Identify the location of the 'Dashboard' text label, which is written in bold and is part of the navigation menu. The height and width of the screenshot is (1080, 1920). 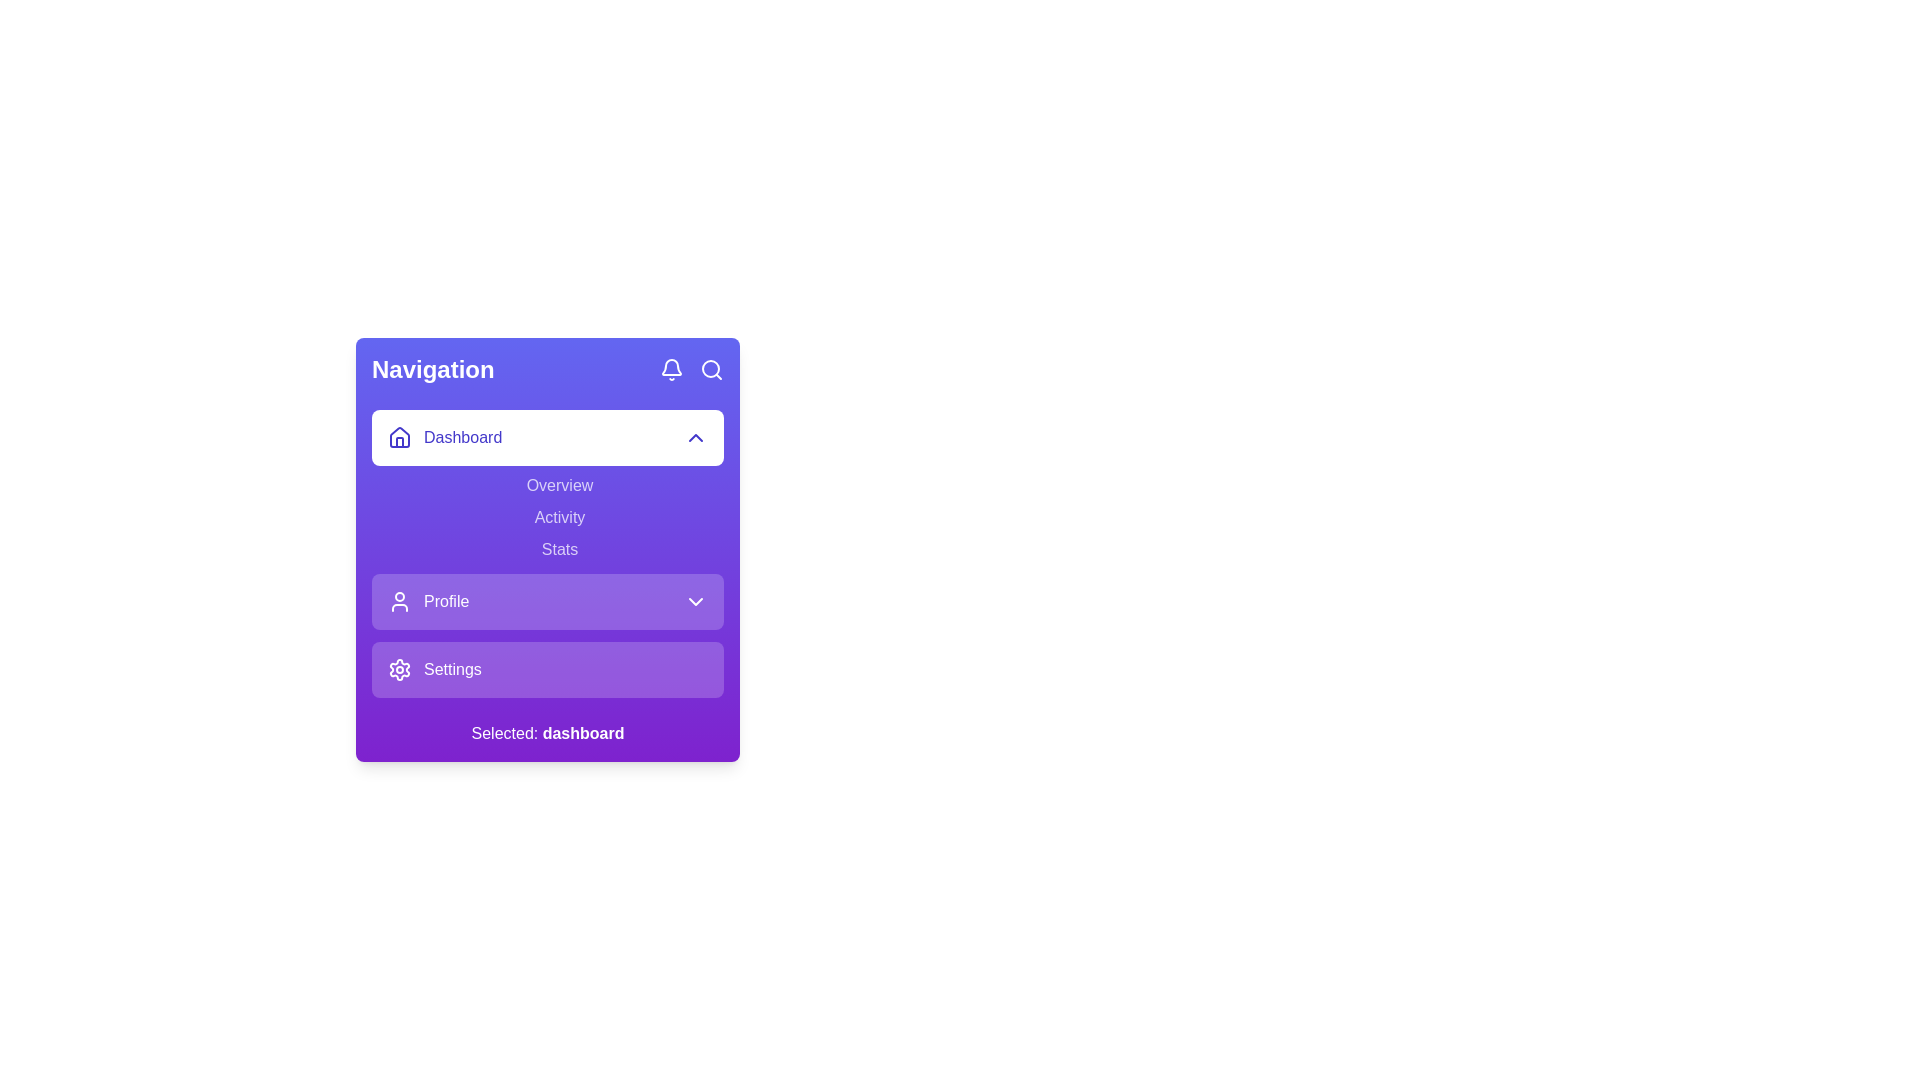
(462, 437).